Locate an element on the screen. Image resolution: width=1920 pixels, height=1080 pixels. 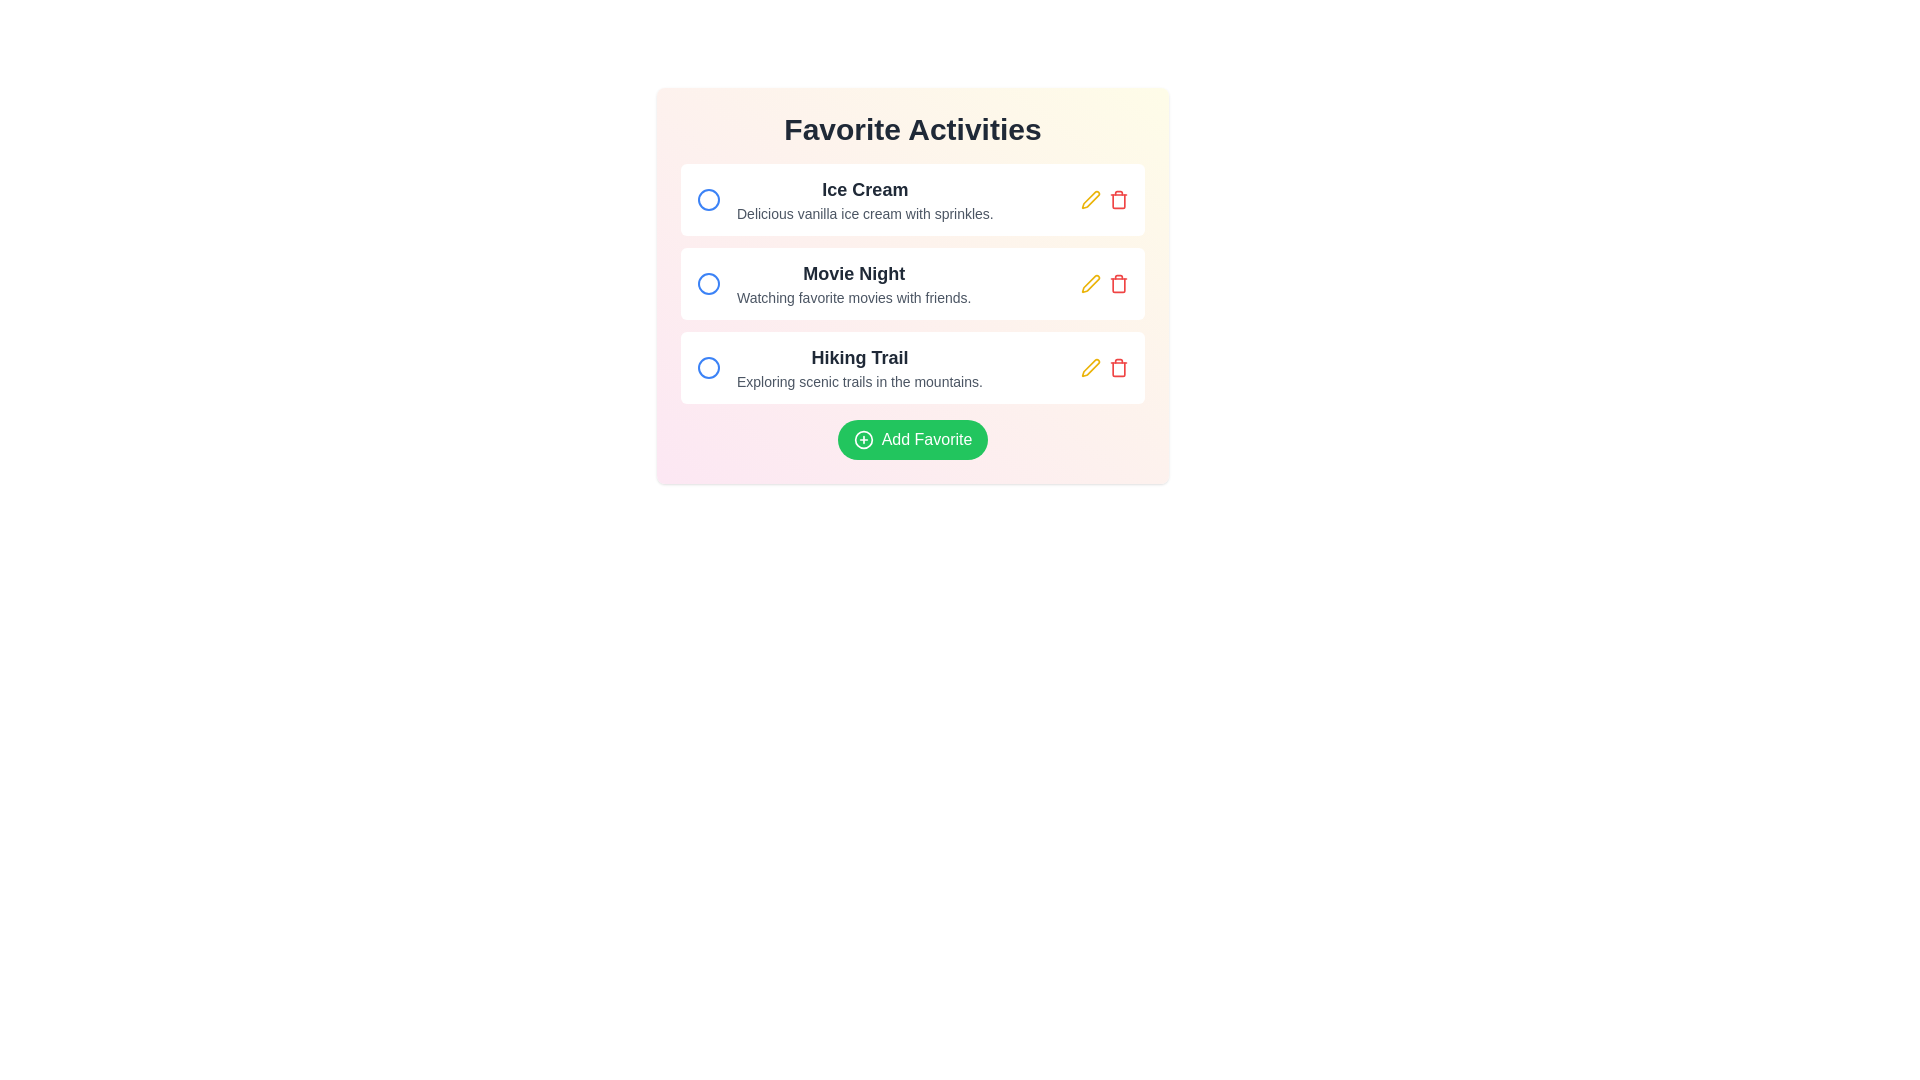
the circular green icon within the 'Add Favorite' button located at the bottom section of the interface is located at coordinates (863, 438).